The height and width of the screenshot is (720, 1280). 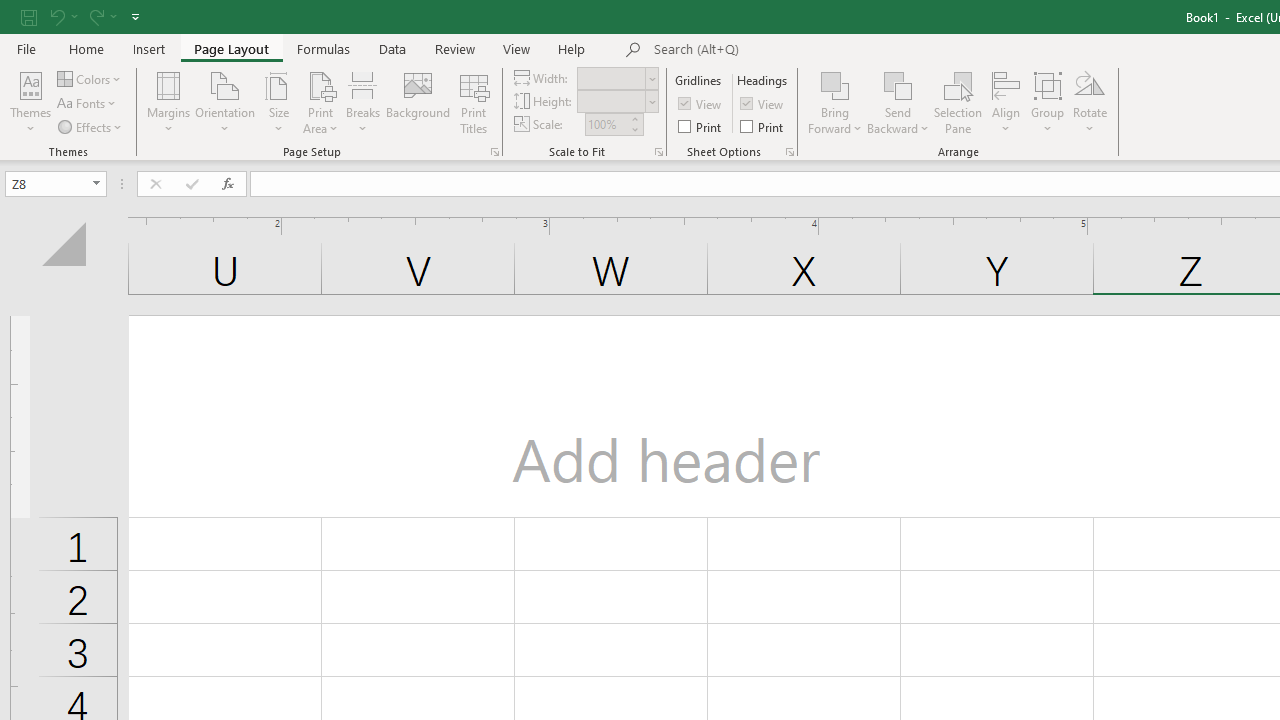 I want to click on 'Undo', so click(x=56, y=16).